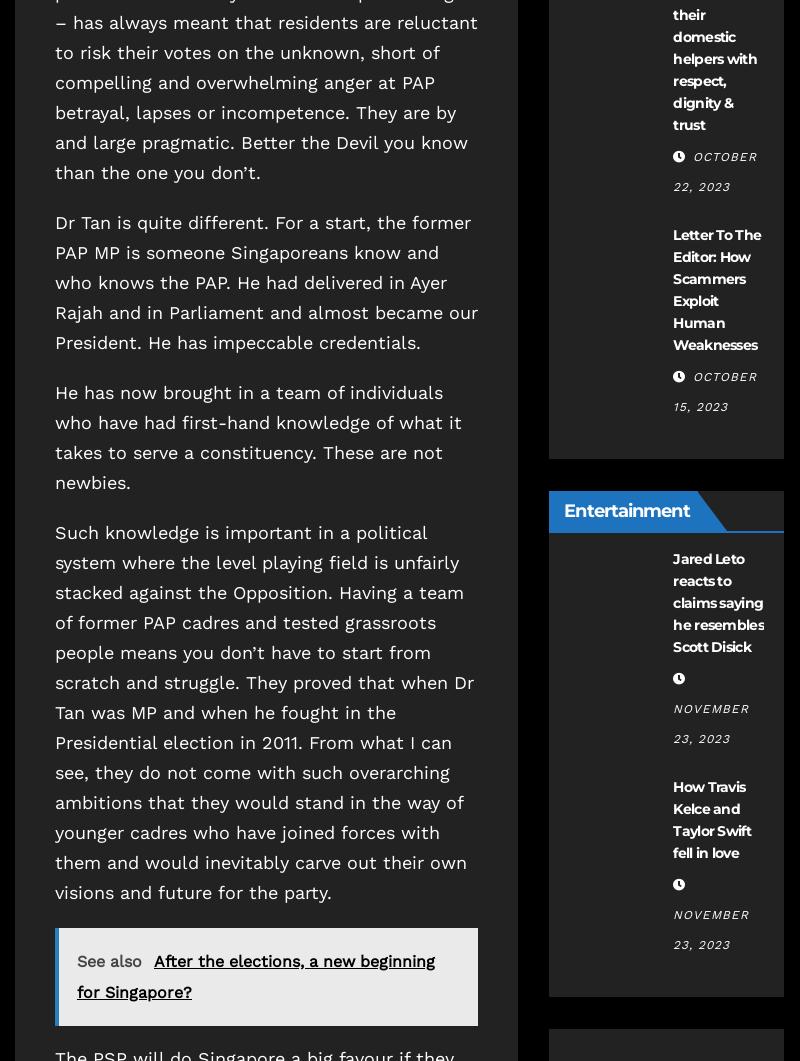 The width and height of the screenshot is (800, 1061). I want to click on 'See also', so click(77, 959).